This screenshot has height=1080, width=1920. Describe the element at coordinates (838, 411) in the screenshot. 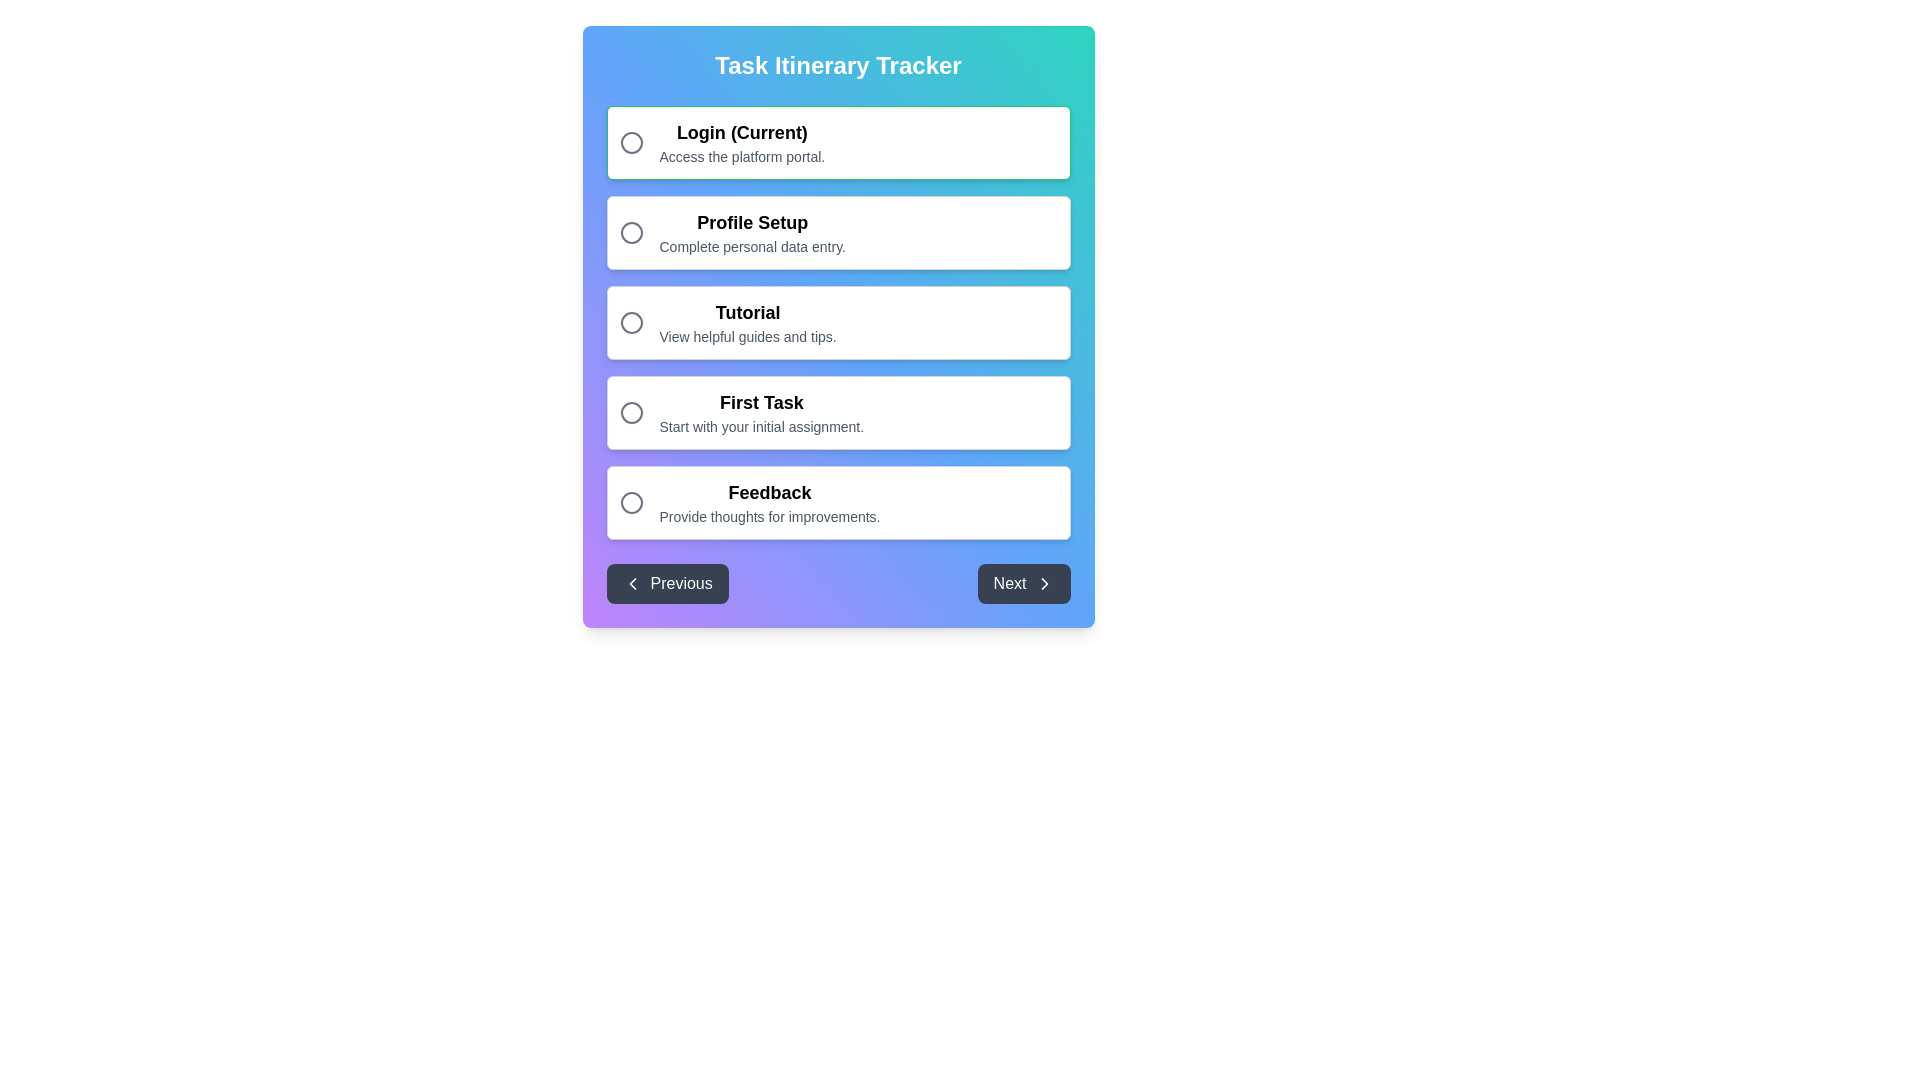

I see `the 'First Task' informational card, which is the fourth card in the 'Task Itinerary Tracker', located below the 'Tutorial' card and above the 'Feedback' card` at that location.